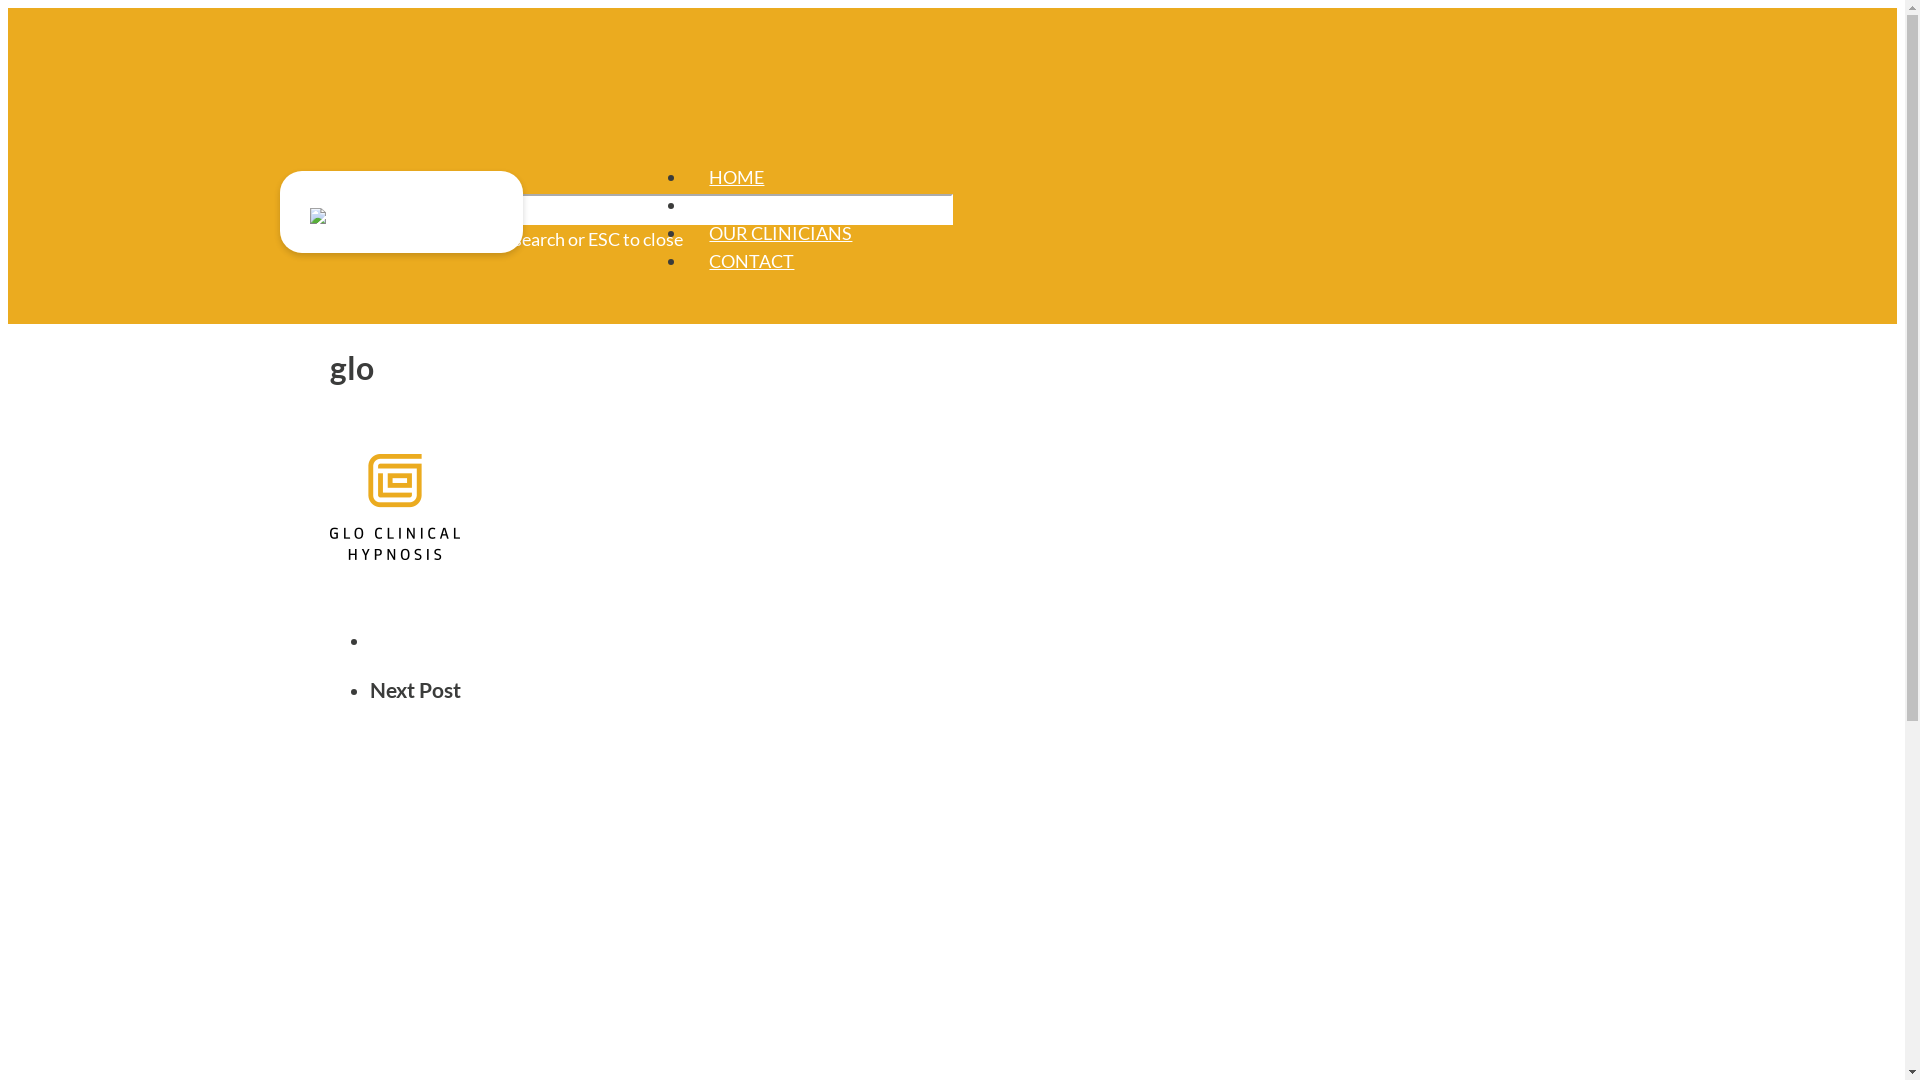 Image resolution: width=1920 pixels, height=1080 pixels. What do you see at coordinates (709, 176) in the screenshot?
I see `'HOME'` at bounding box center [709, 176].